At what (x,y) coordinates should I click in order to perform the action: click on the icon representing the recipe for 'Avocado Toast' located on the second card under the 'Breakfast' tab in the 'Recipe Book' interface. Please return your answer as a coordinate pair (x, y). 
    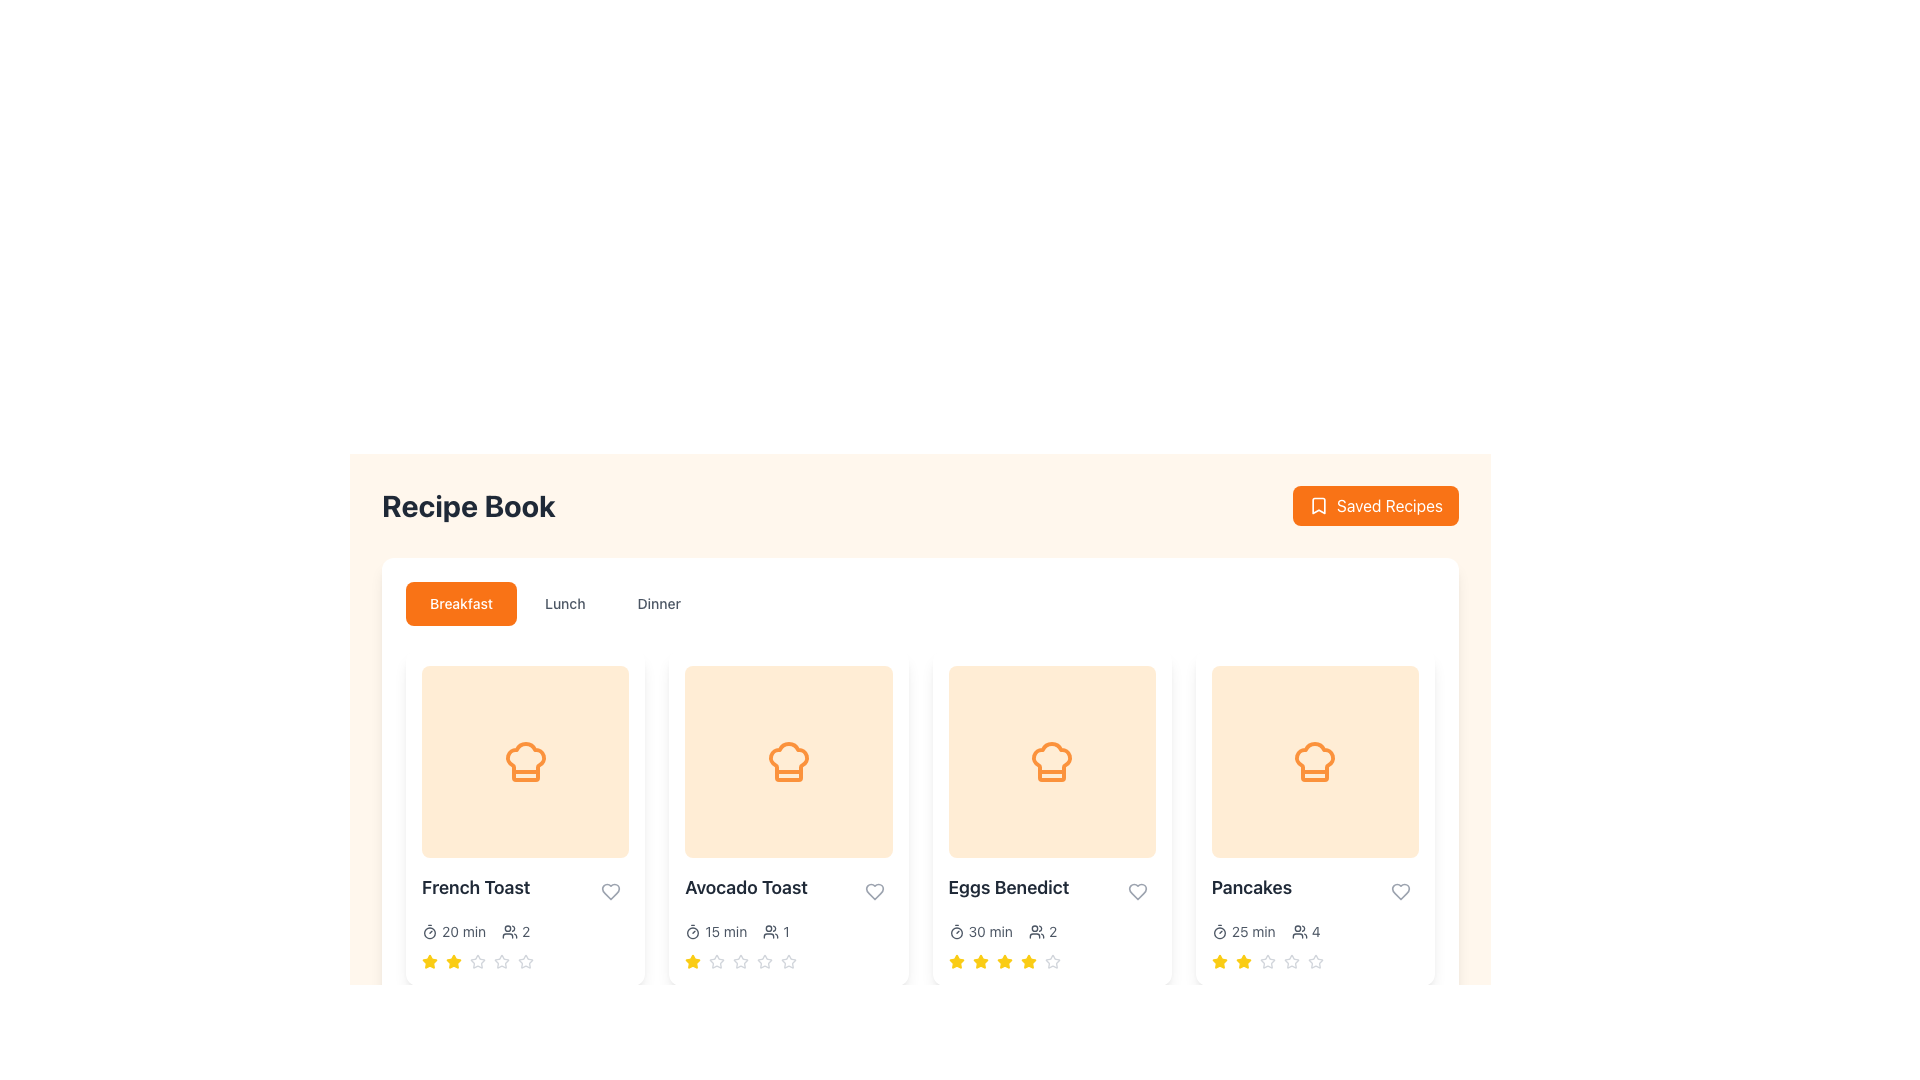
    Looking at the image, I should click on (787, 762).